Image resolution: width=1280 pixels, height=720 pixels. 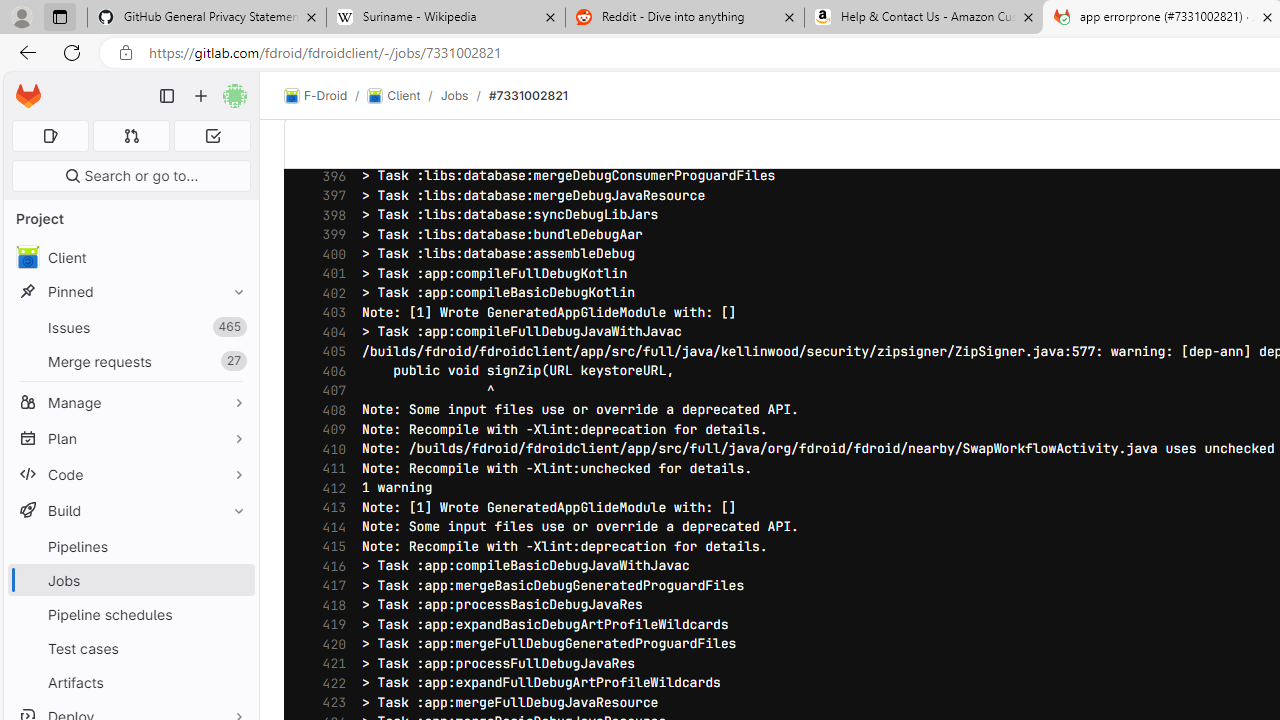 I want to click on '409', so click(x=329, y=428).